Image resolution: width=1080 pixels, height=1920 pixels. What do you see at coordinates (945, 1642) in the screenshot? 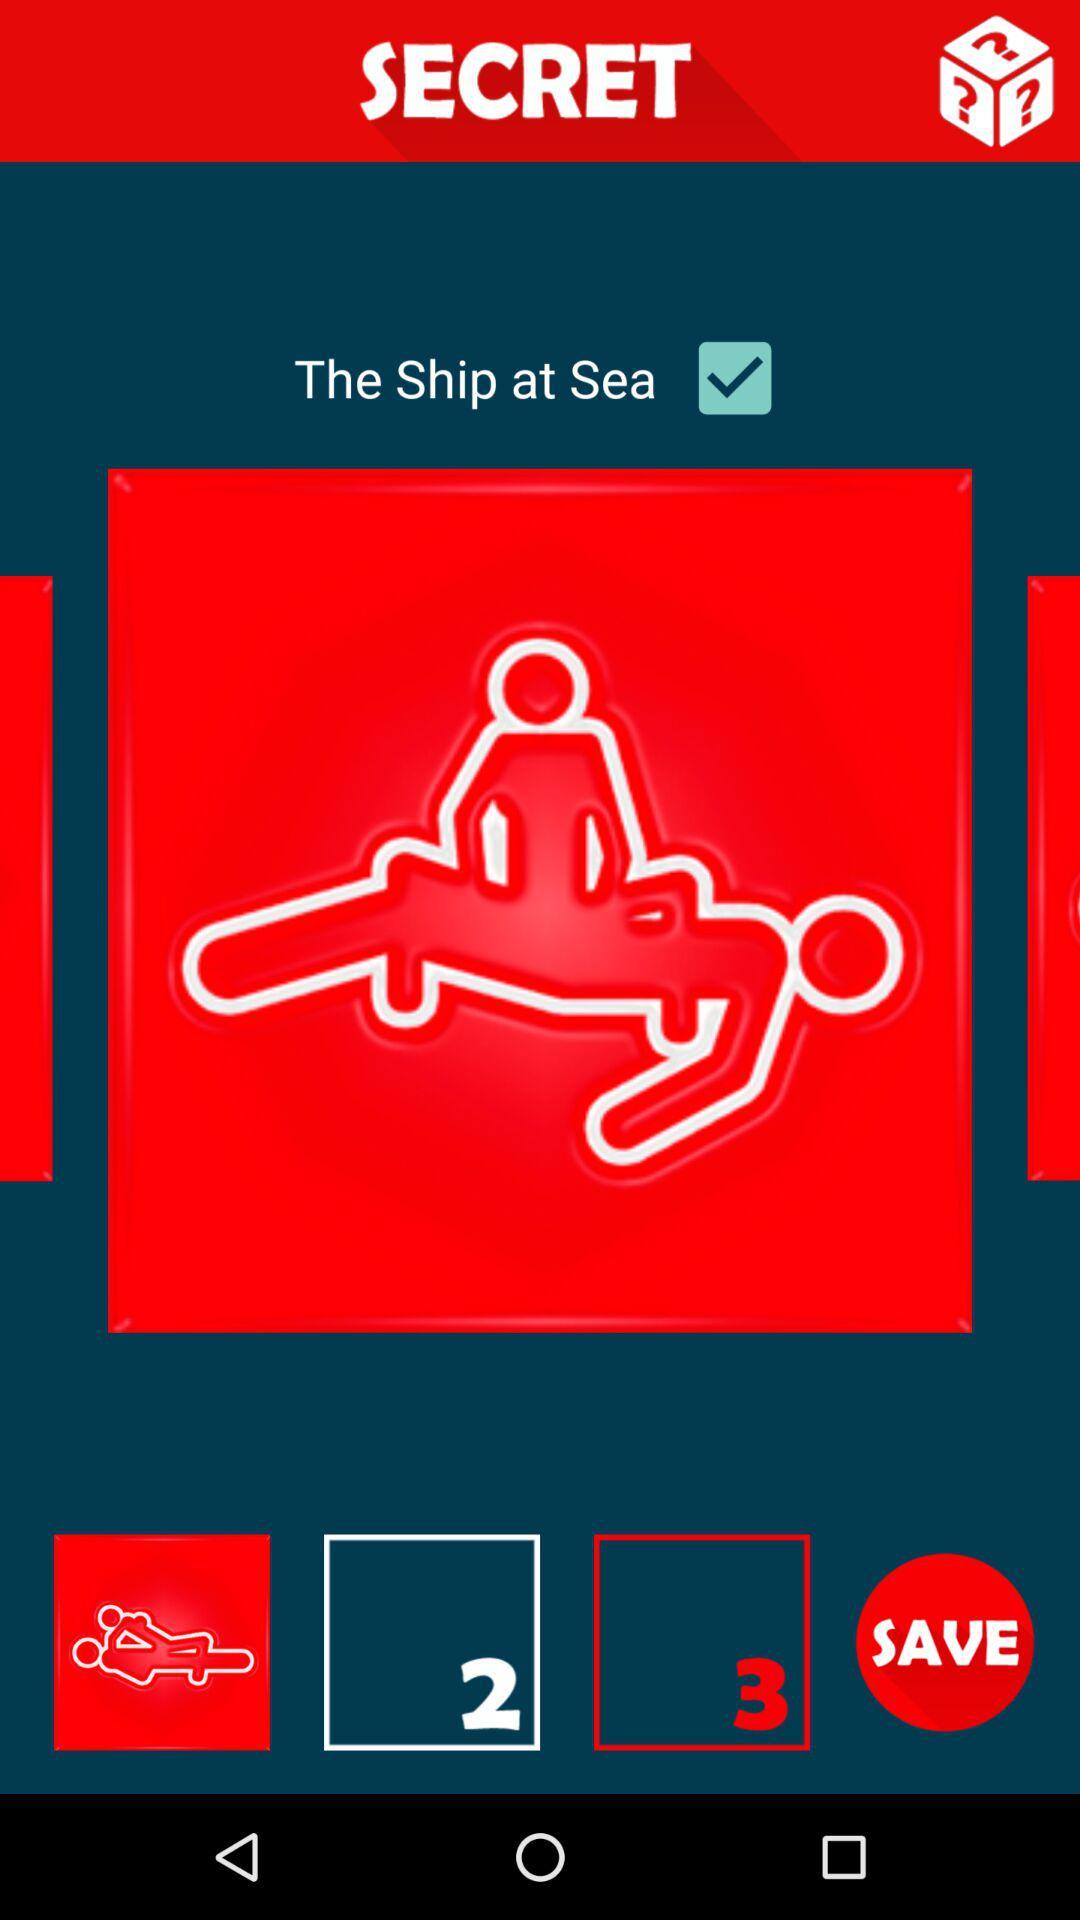
I see `save` at bounding box center [945, 1642].